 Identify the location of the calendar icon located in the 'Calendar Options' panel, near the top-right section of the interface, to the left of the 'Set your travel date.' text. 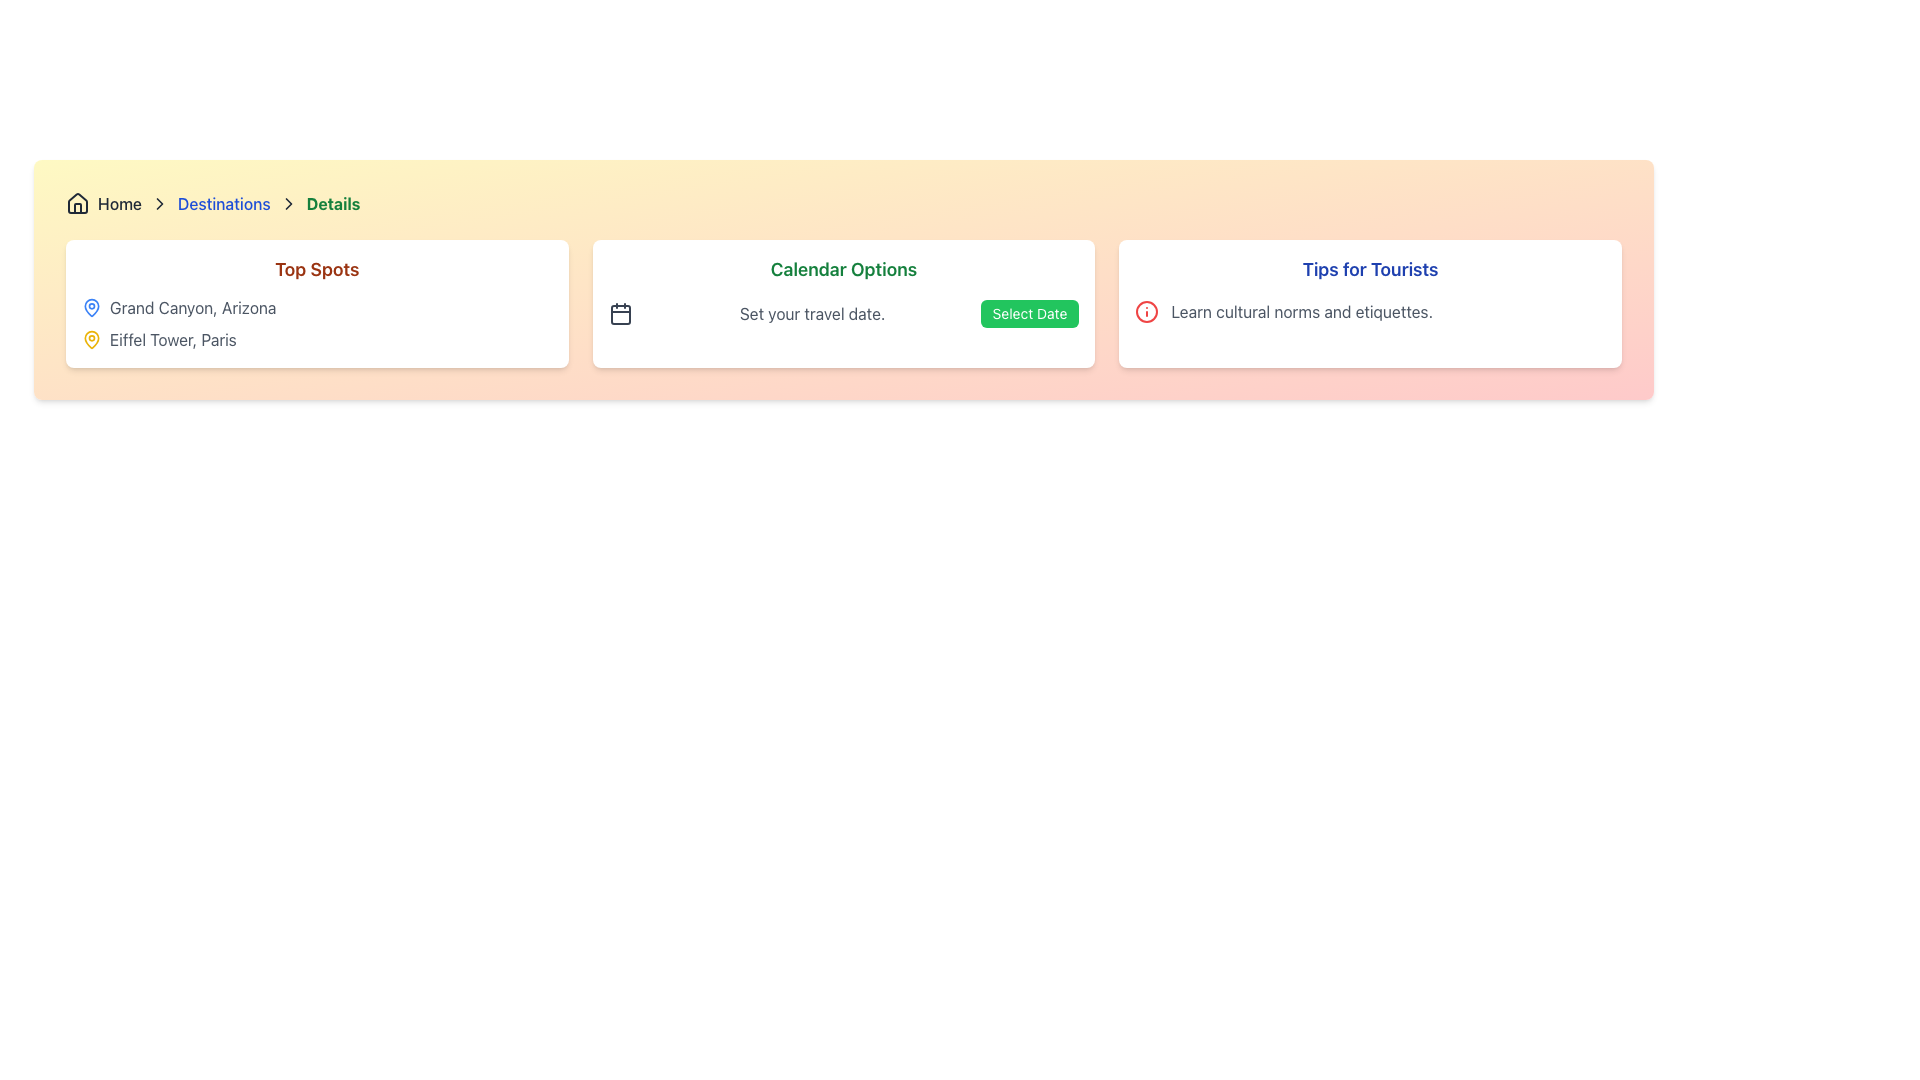
(619, 315).